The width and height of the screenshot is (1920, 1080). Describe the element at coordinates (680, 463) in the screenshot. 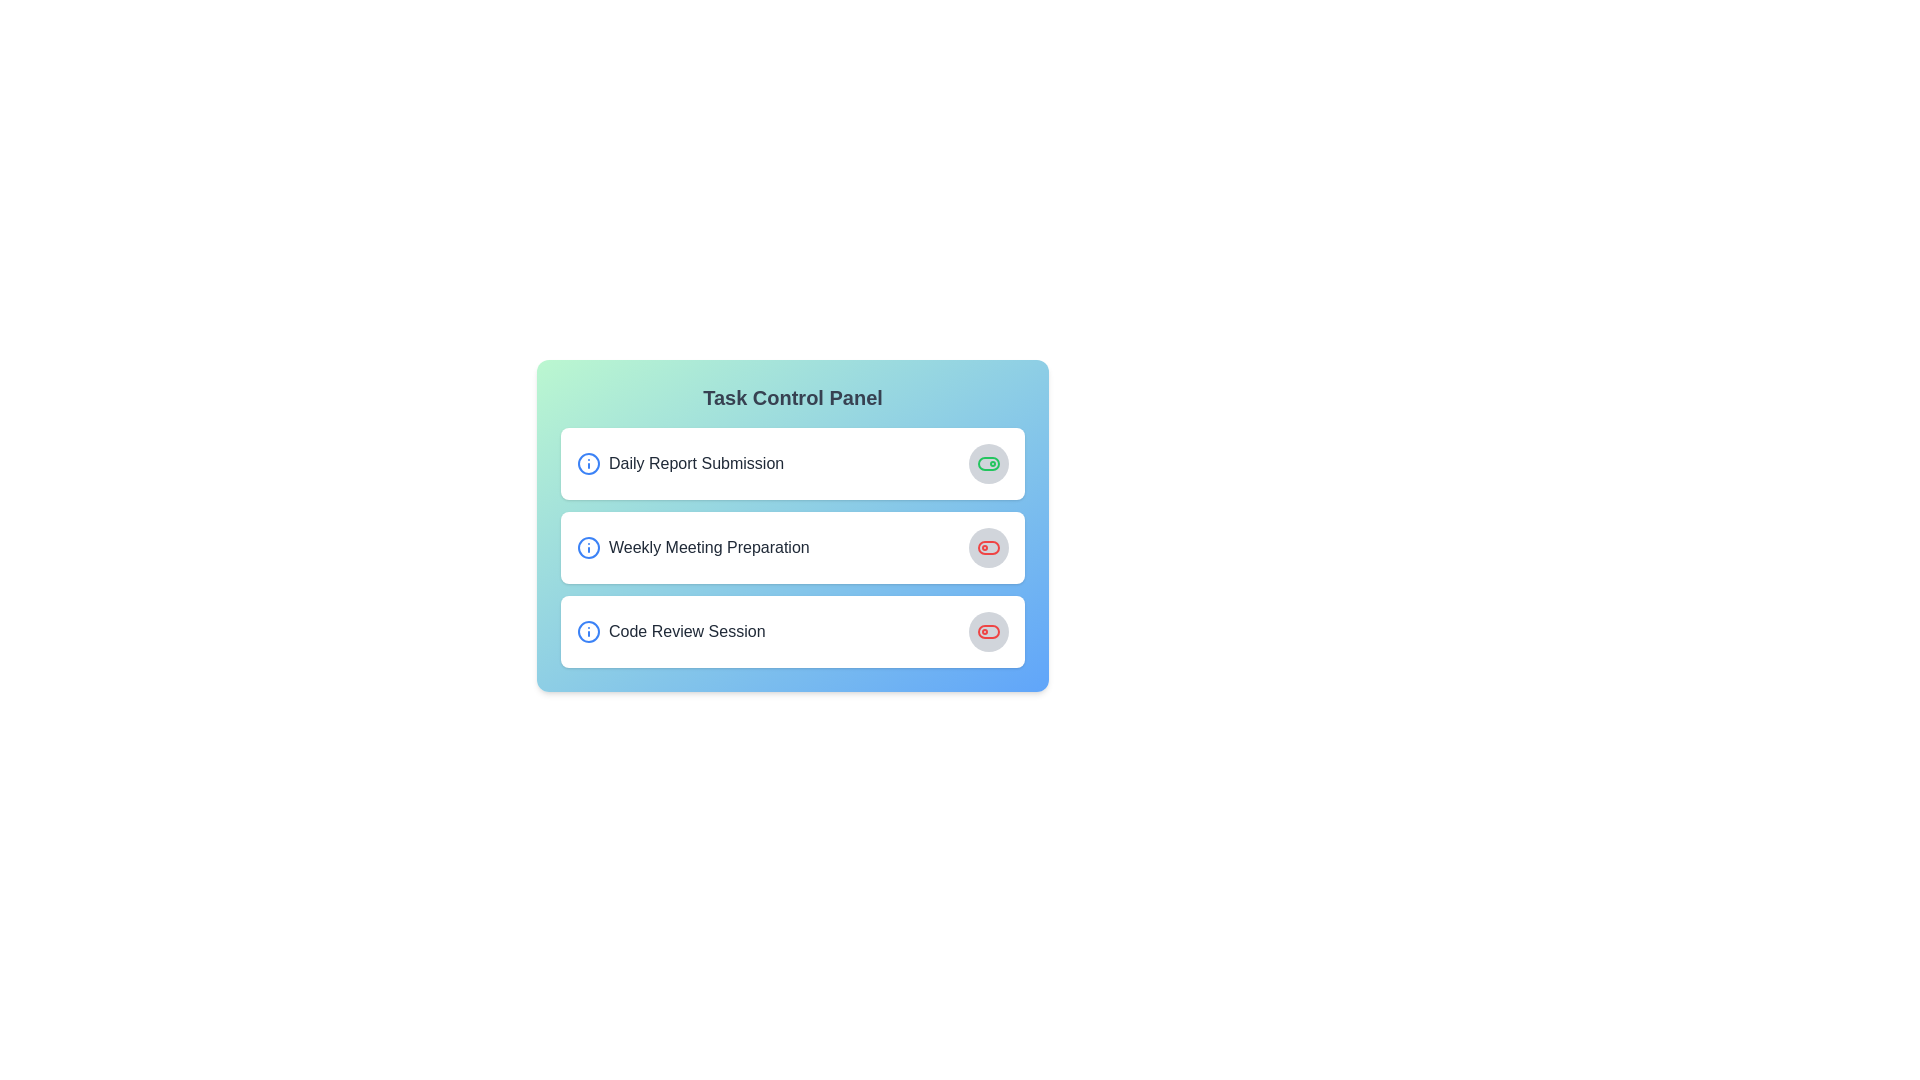

I see `the text label element that identifies the 'Daily Report Submission' task in the Task Control Panel` at that location.